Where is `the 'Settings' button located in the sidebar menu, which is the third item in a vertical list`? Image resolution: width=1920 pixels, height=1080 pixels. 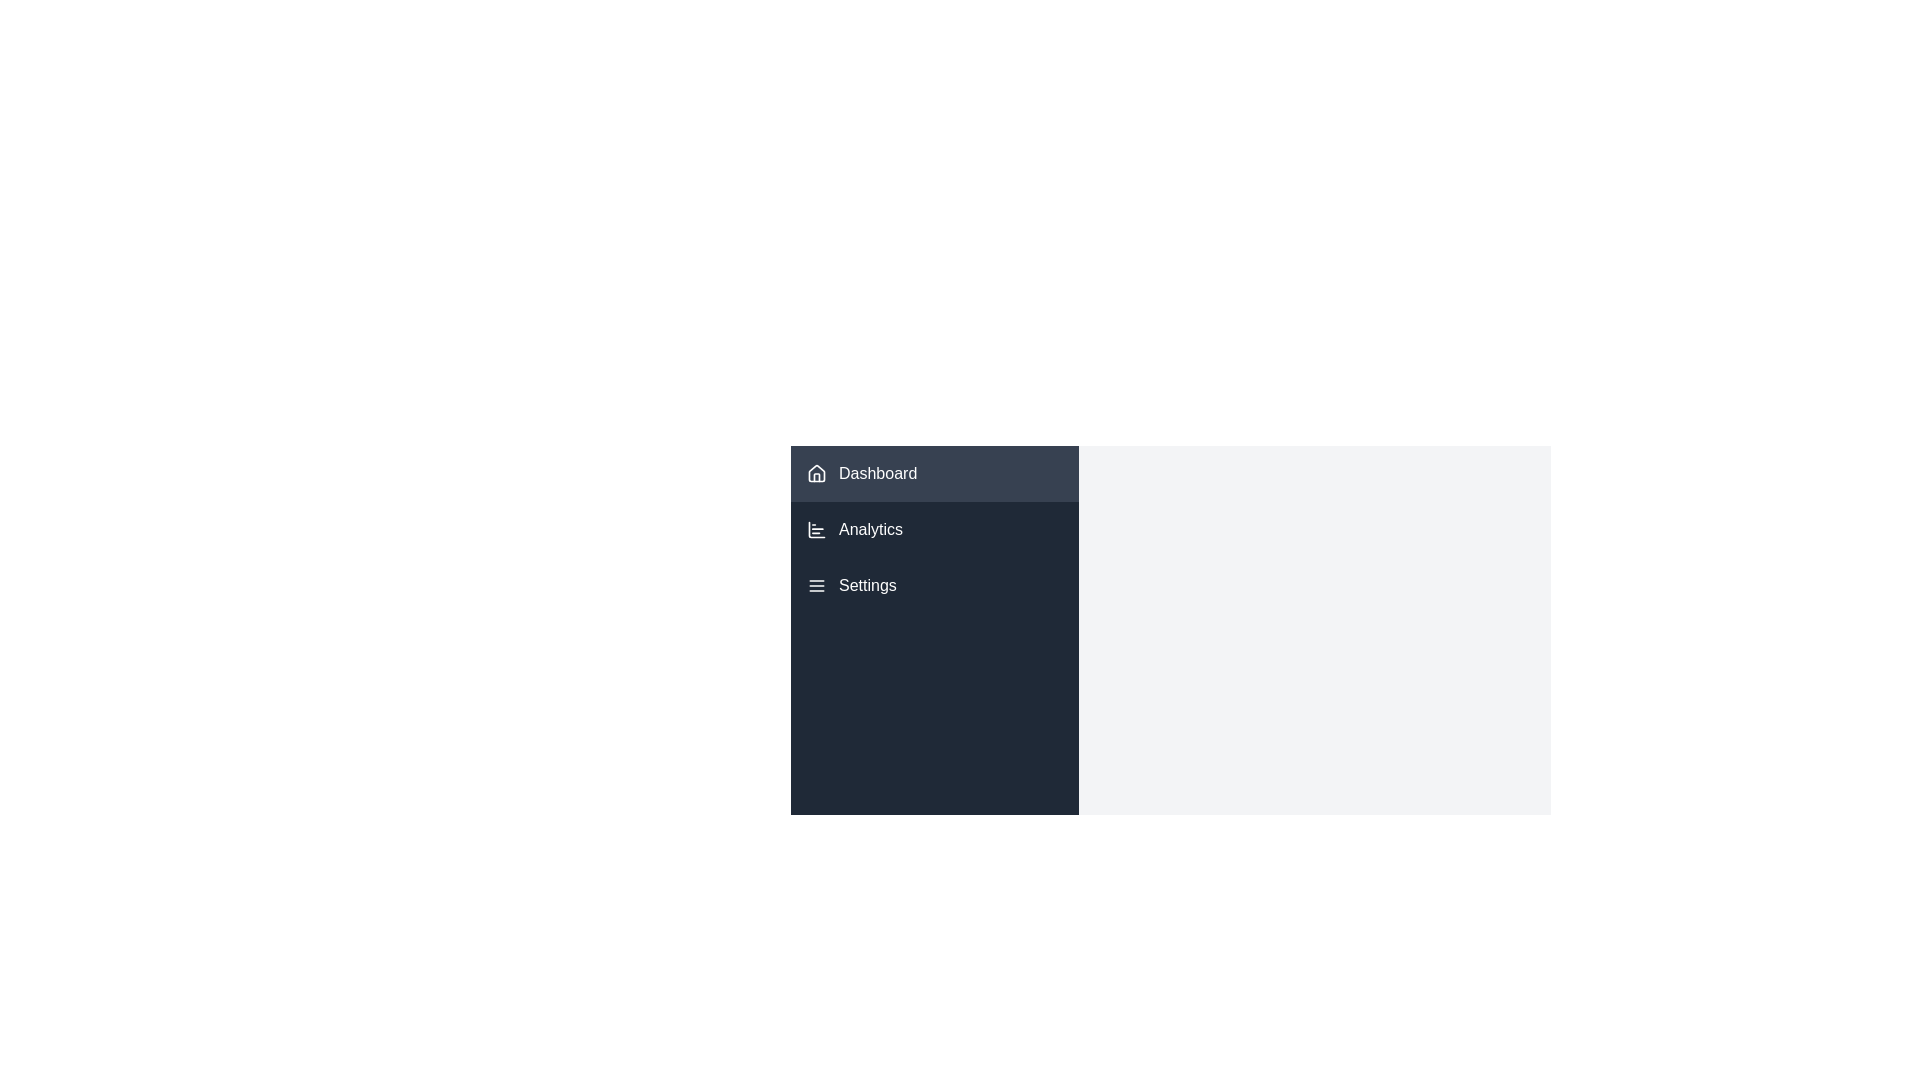 the 'Settings' button located in the sidebar menu, which is the third item in a vertical list is located at coordinates (934, 585).